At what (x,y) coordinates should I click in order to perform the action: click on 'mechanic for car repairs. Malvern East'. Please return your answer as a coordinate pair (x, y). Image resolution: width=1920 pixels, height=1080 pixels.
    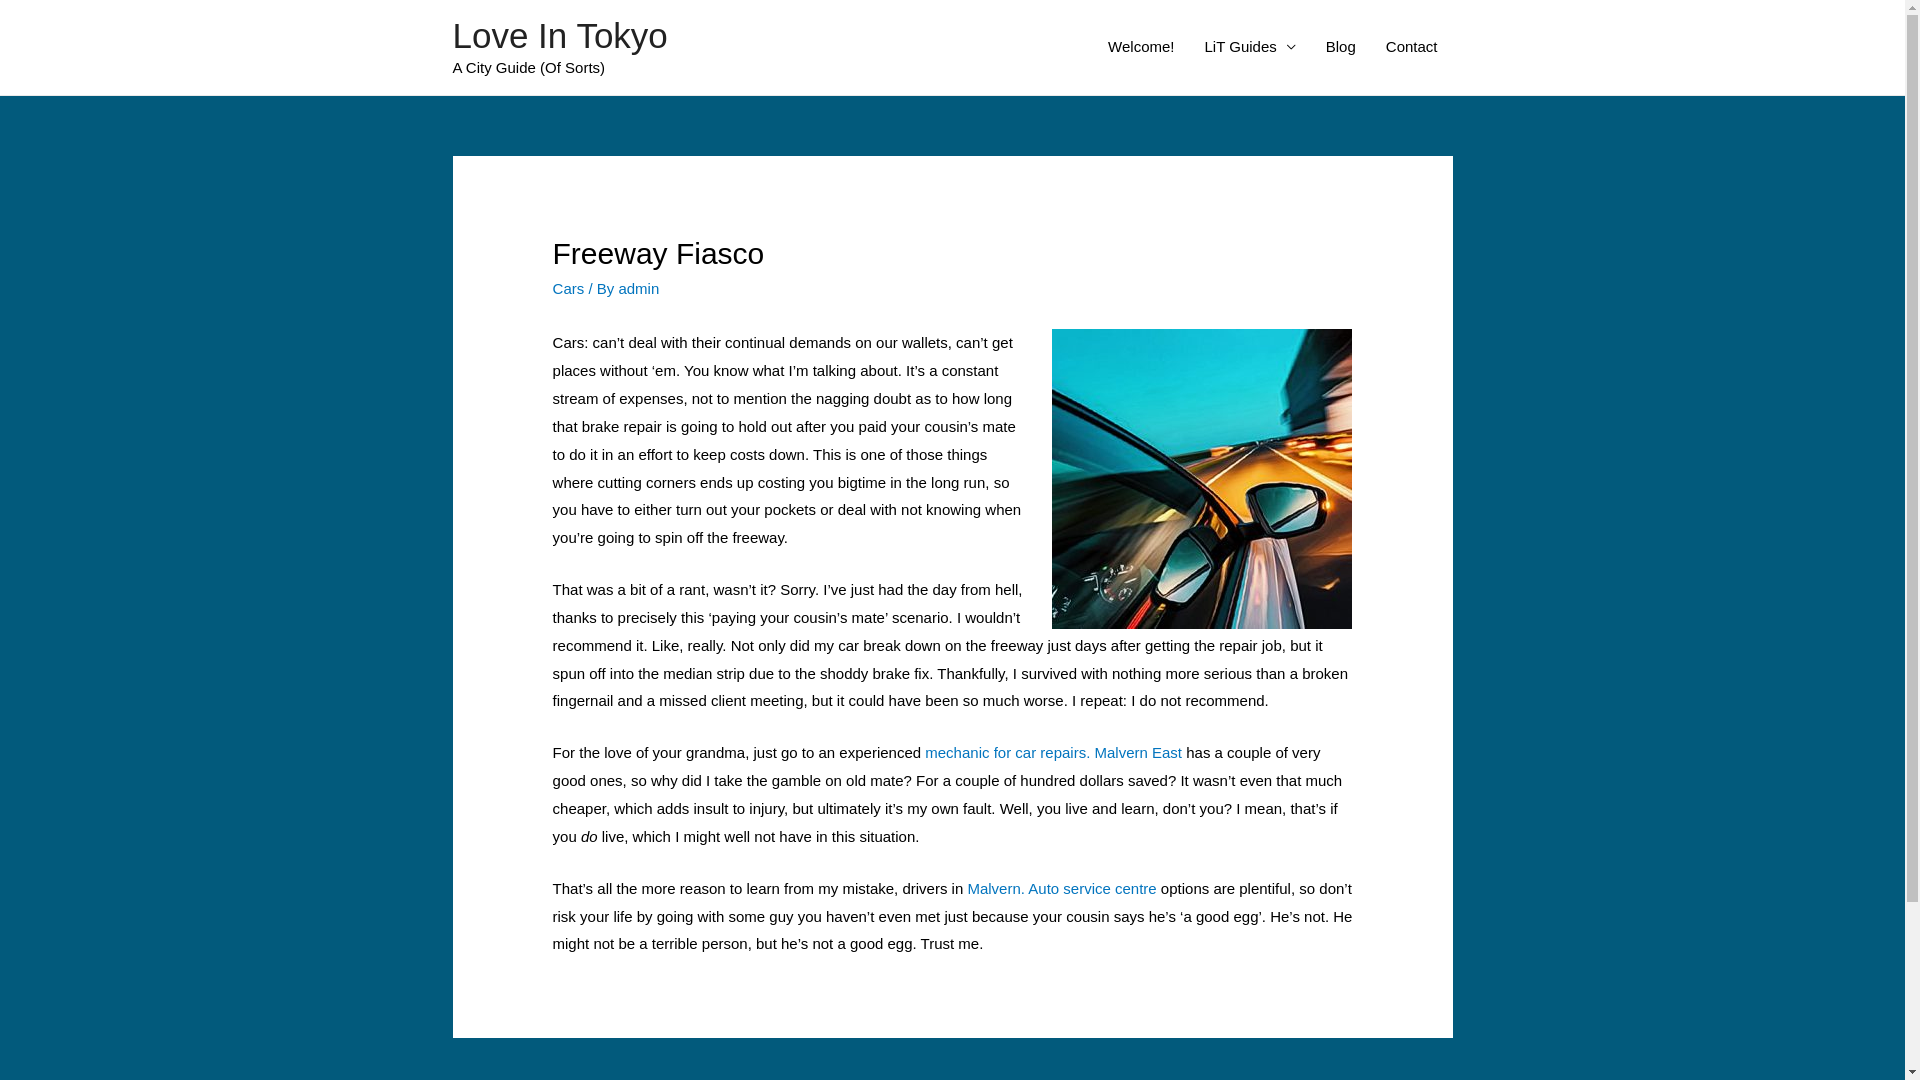
    Looking at the image, I should click on (1052, 752).